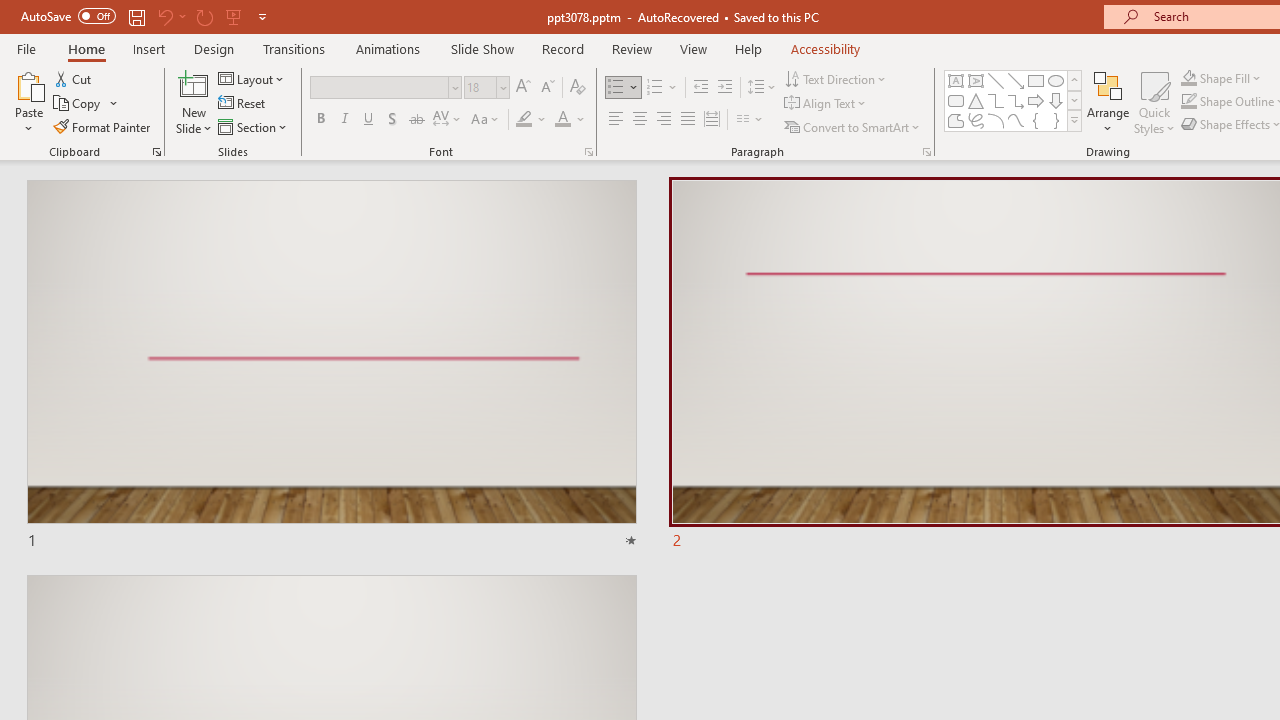 The height and width of the screenshot is (720, 1280). What do you see at coordinates (28, 103) in the screenshot?
I see `'Paste'` at bounding box center [28, 103].